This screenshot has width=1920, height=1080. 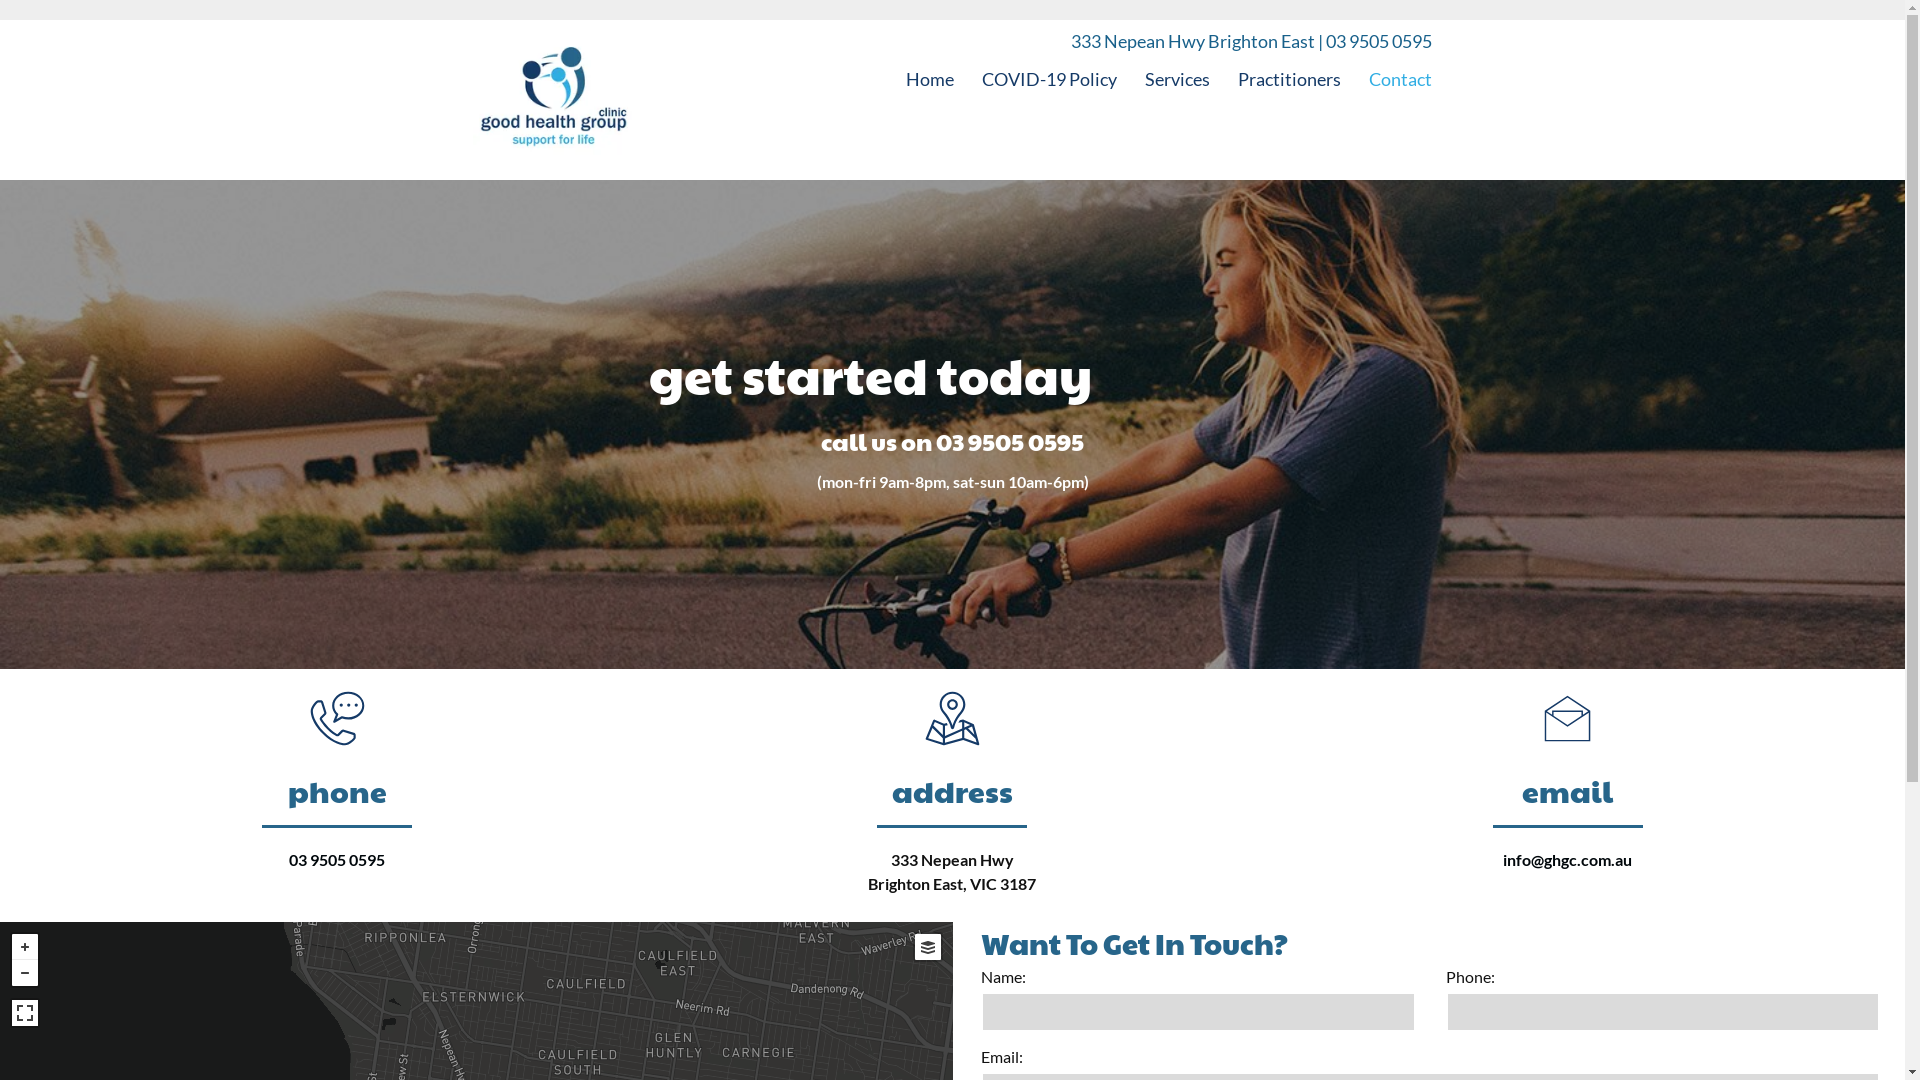 What do you see at coordinates (1529, 716) in the screenshot?
I see `'icon of envelope'` at bounding box center [1529, 716].